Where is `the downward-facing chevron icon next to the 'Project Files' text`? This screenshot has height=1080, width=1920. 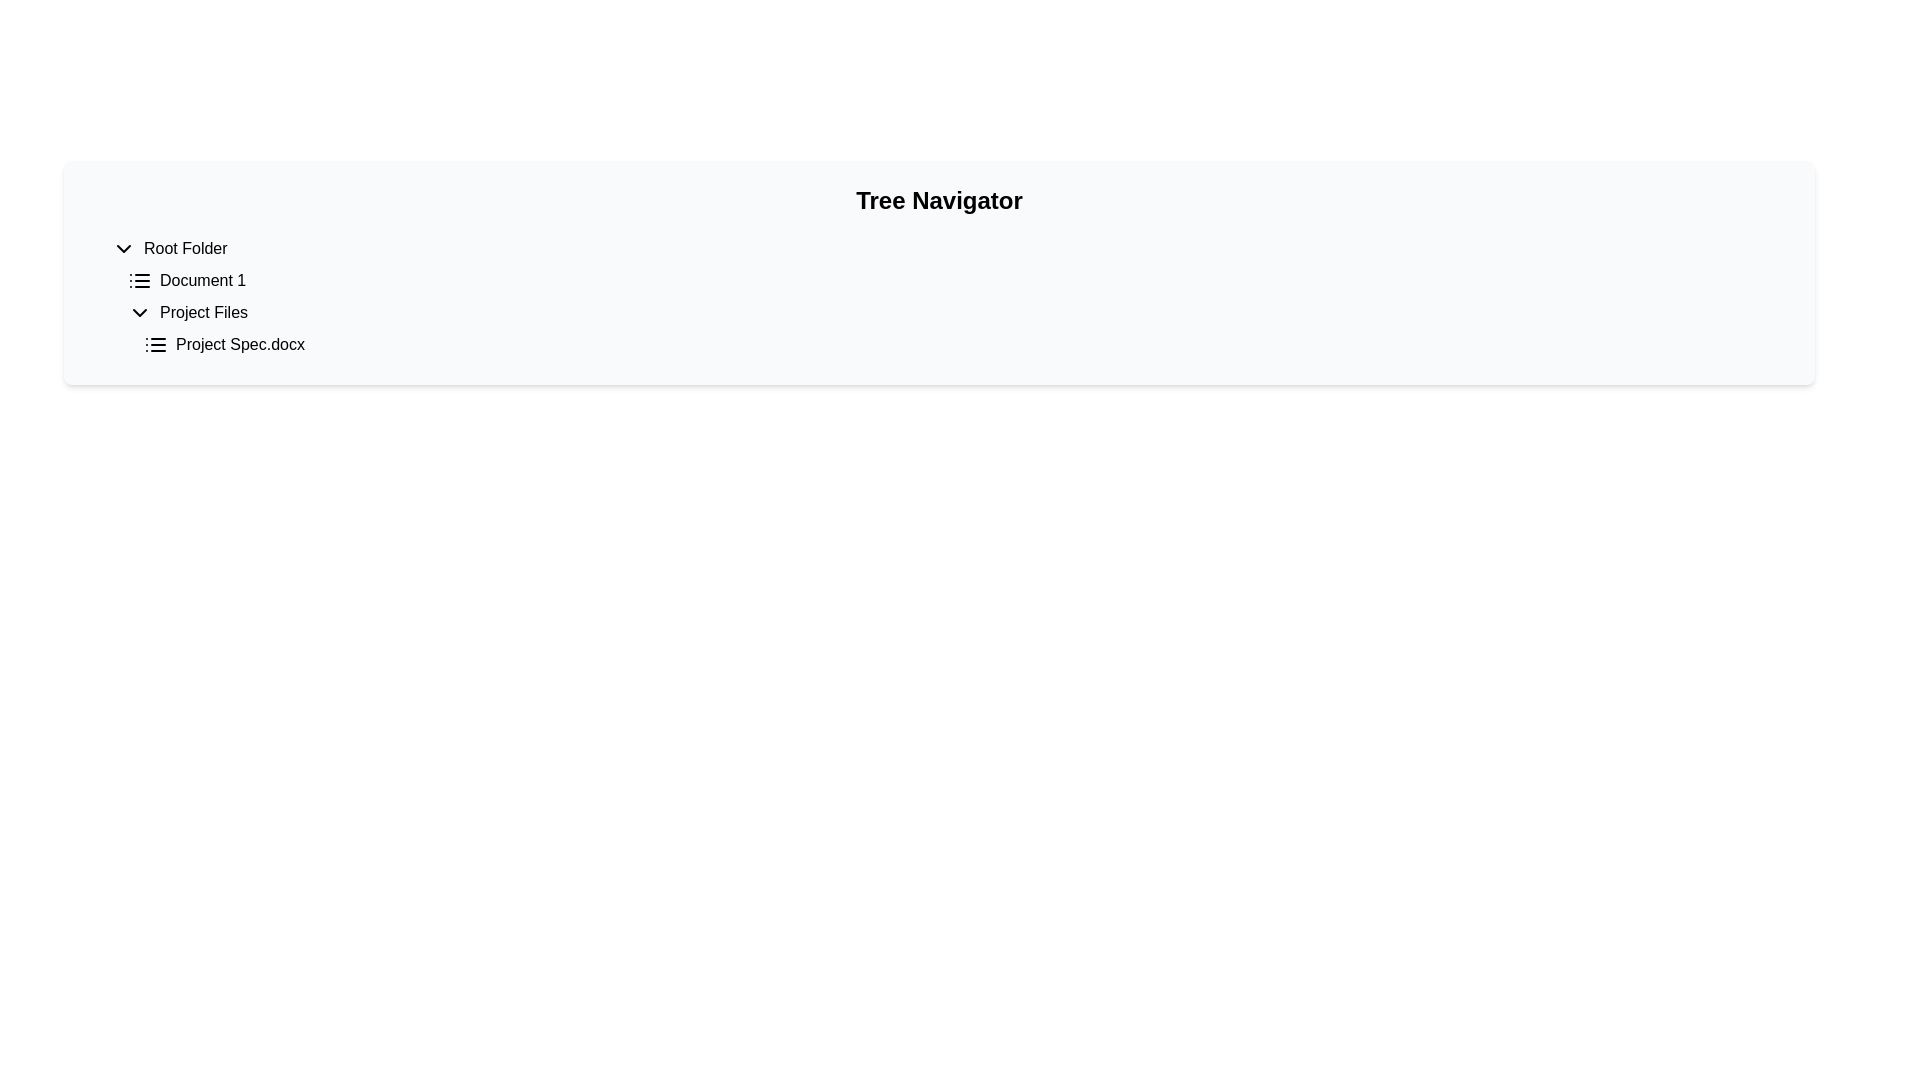
the downward-facing chevron icon next to the 'Project Files' text is located at coordinates (138, 312).